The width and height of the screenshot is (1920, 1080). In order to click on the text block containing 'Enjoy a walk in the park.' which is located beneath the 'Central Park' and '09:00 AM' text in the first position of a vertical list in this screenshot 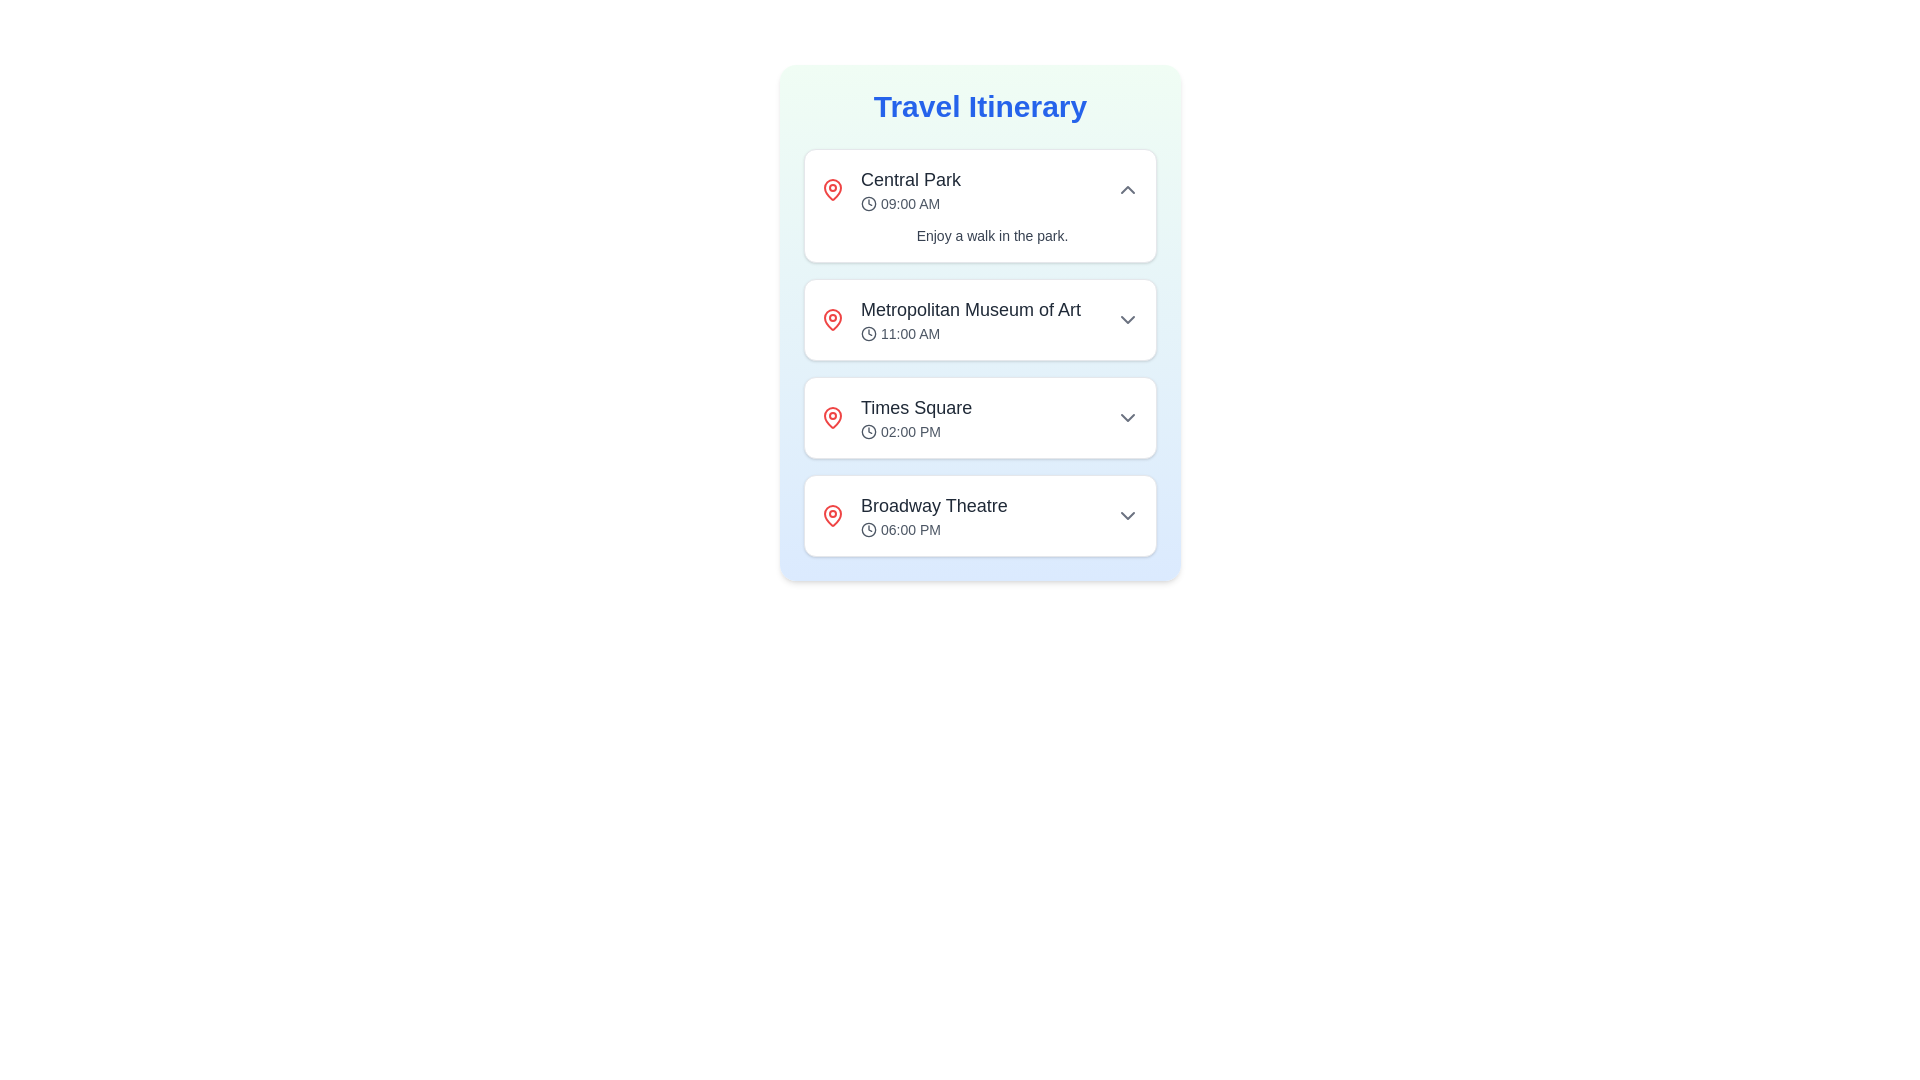, I will do `click(980, 234)`.